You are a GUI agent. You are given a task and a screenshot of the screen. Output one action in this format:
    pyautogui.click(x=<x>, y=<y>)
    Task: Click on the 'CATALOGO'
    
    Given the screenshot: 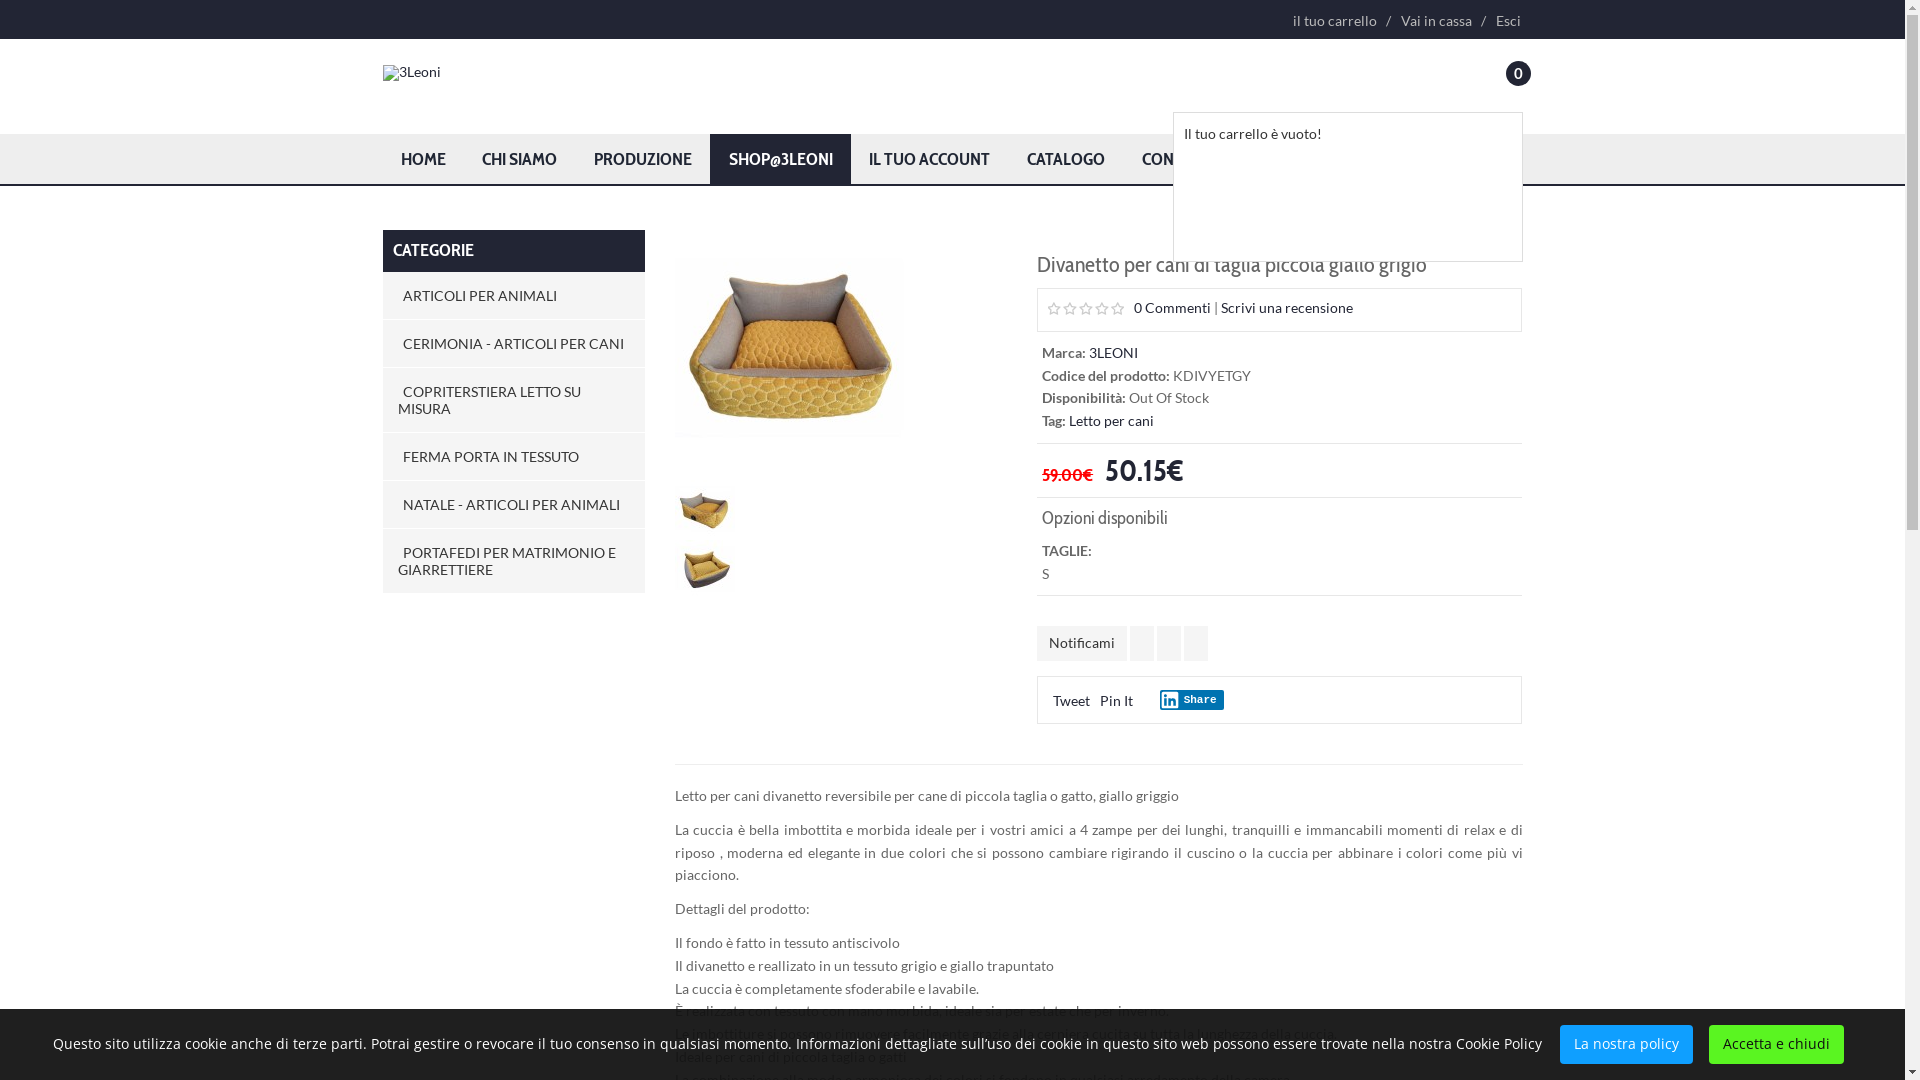 What is the action you would take?
    pyautogui.click(x=1065, y=157)
    